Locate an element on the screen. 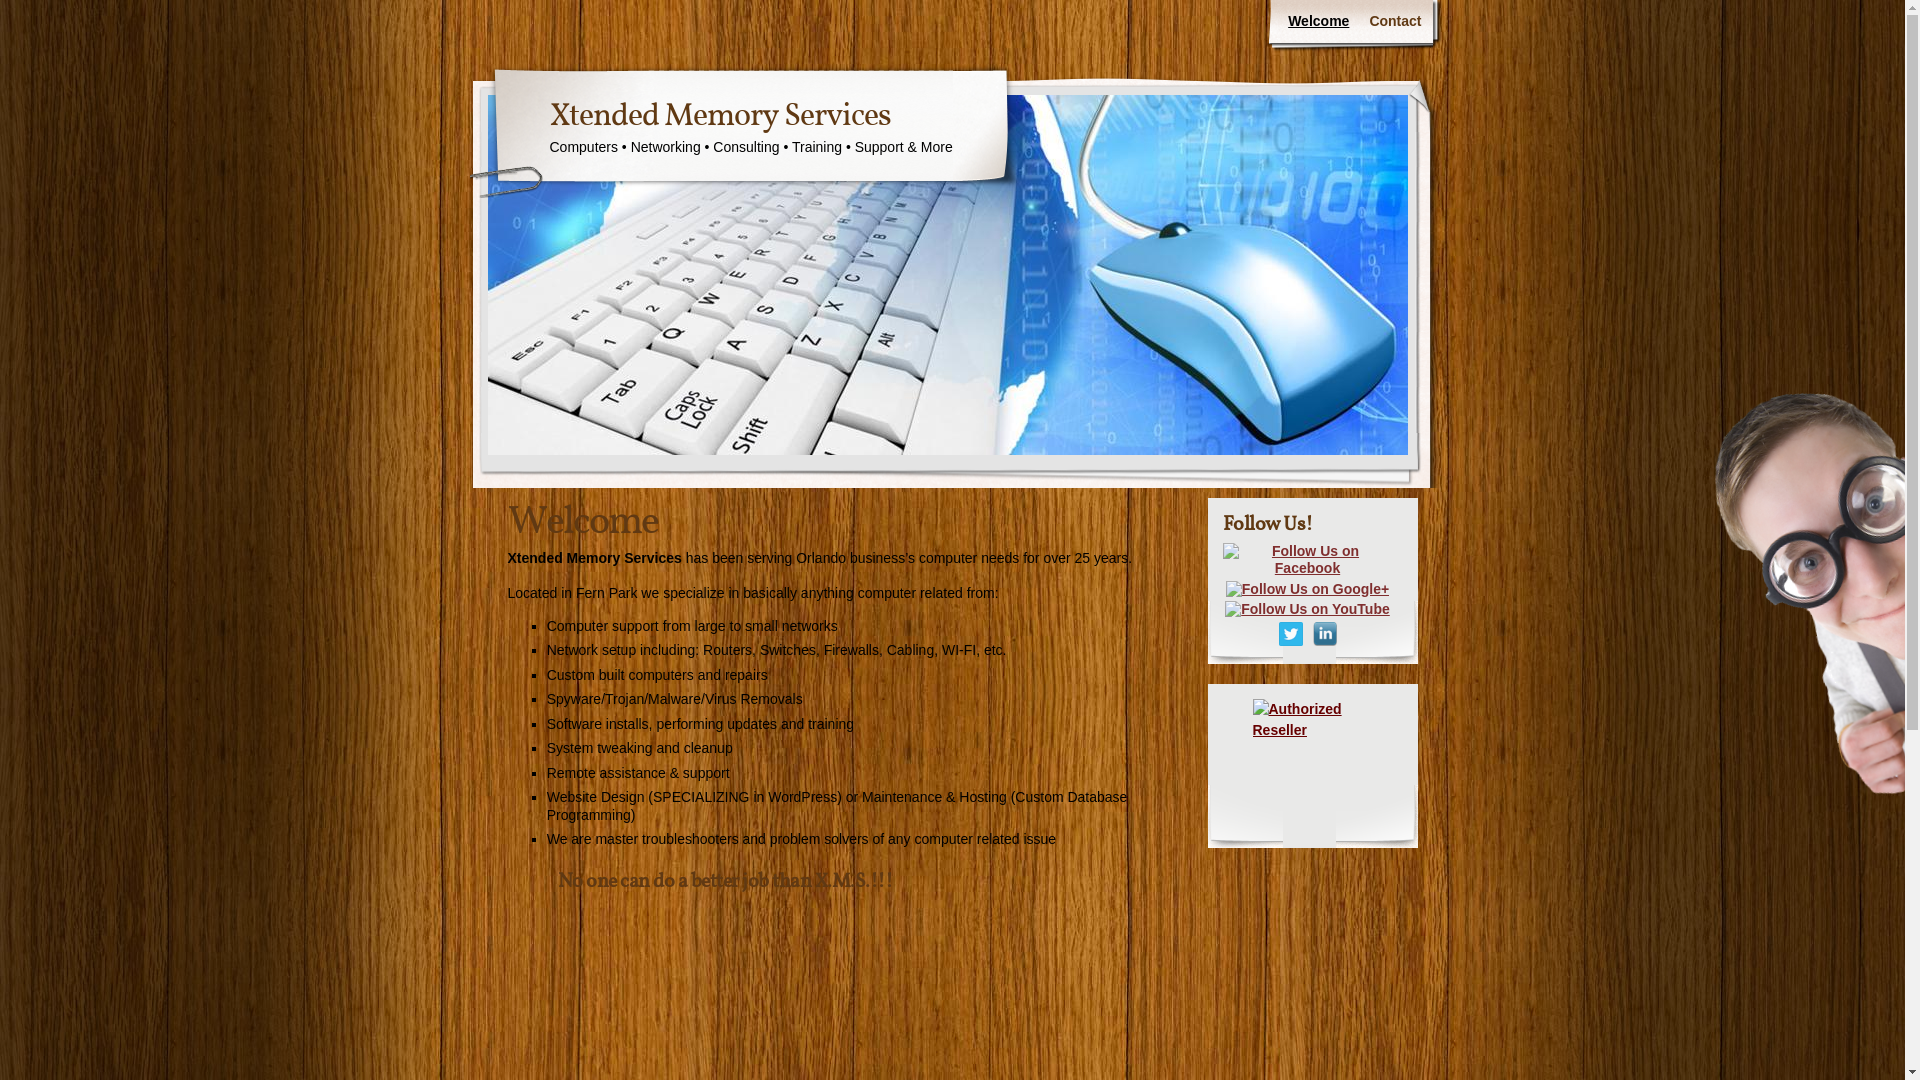 The image size is (1920, 1080). 'Authorized Reseller' is located at coordinates (1251, 758).